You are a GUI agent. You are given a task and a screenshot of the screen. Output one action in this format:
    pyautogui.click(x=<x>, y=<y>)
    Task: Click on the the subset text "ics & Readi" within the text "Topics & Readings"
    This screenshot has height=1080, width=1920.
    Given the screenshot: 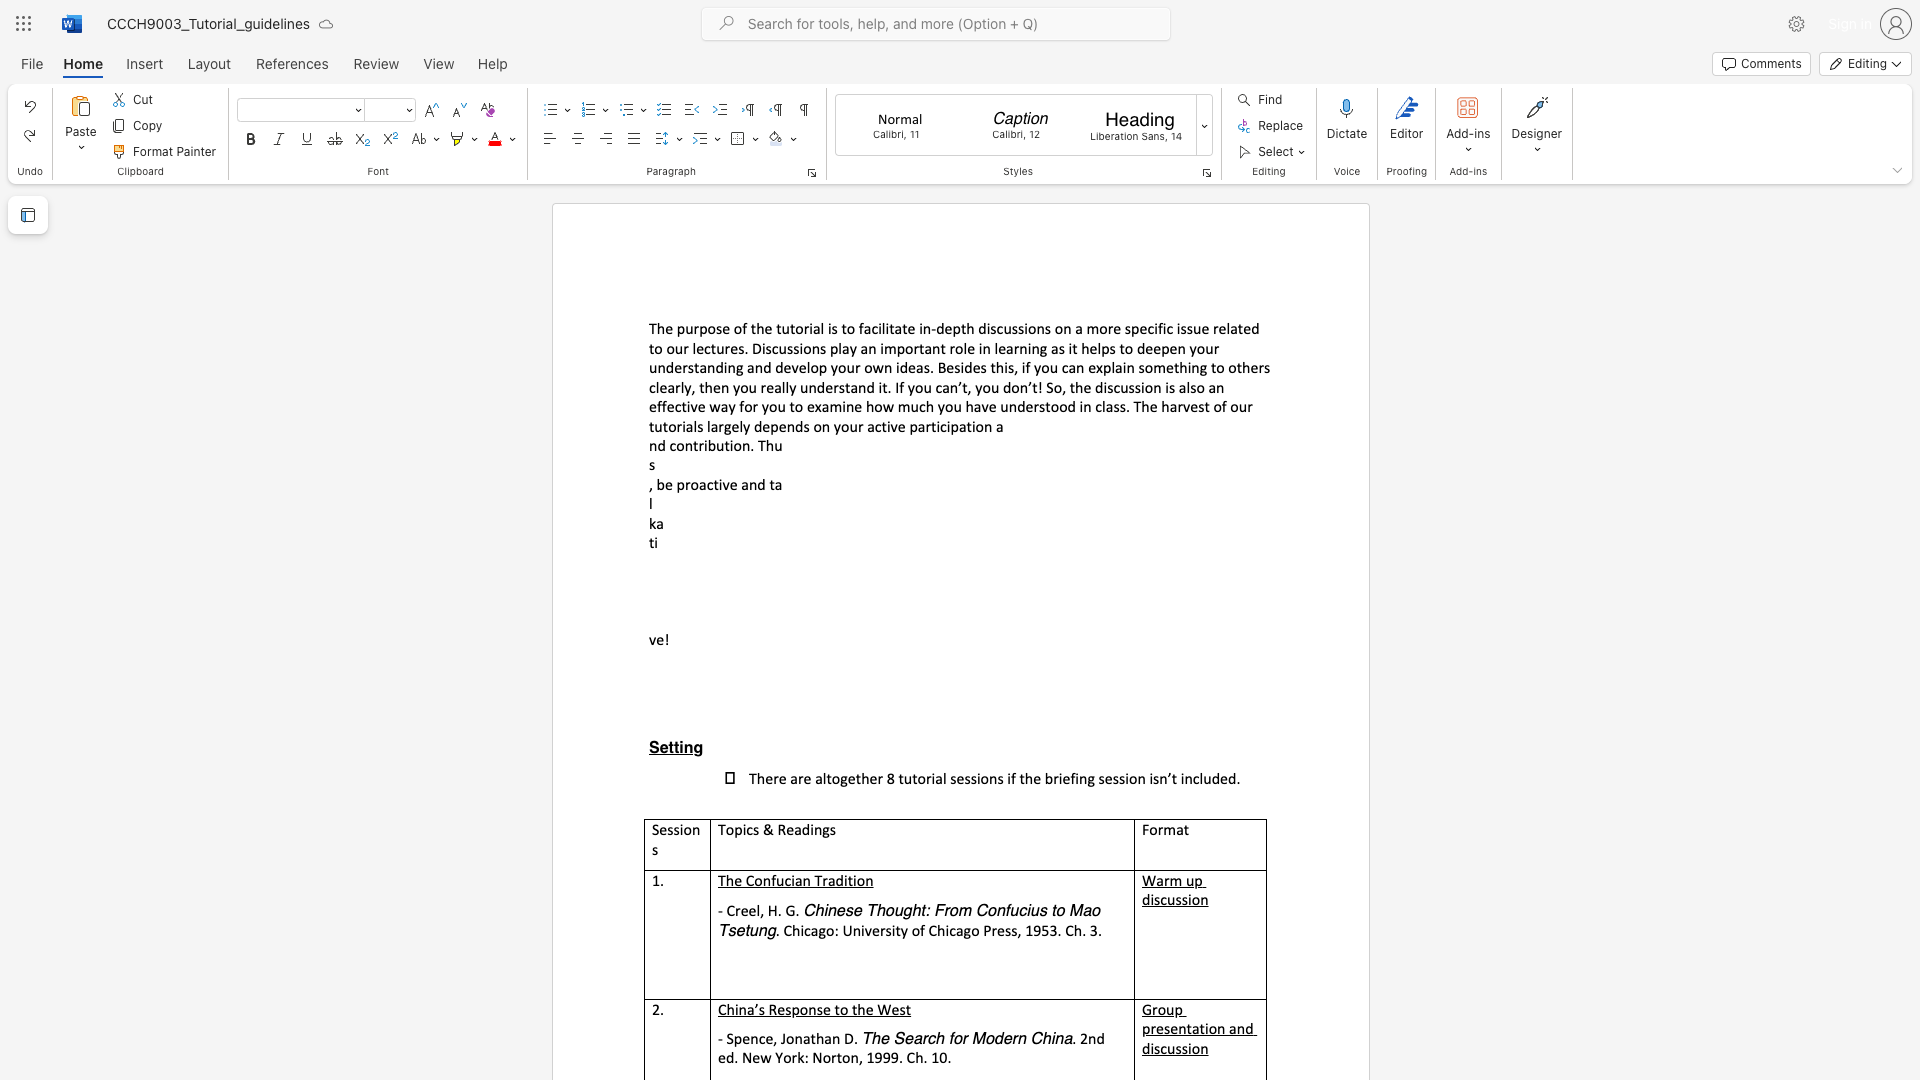 What is the action you would take?
    pyautogui.click(x=741, y=829)
    